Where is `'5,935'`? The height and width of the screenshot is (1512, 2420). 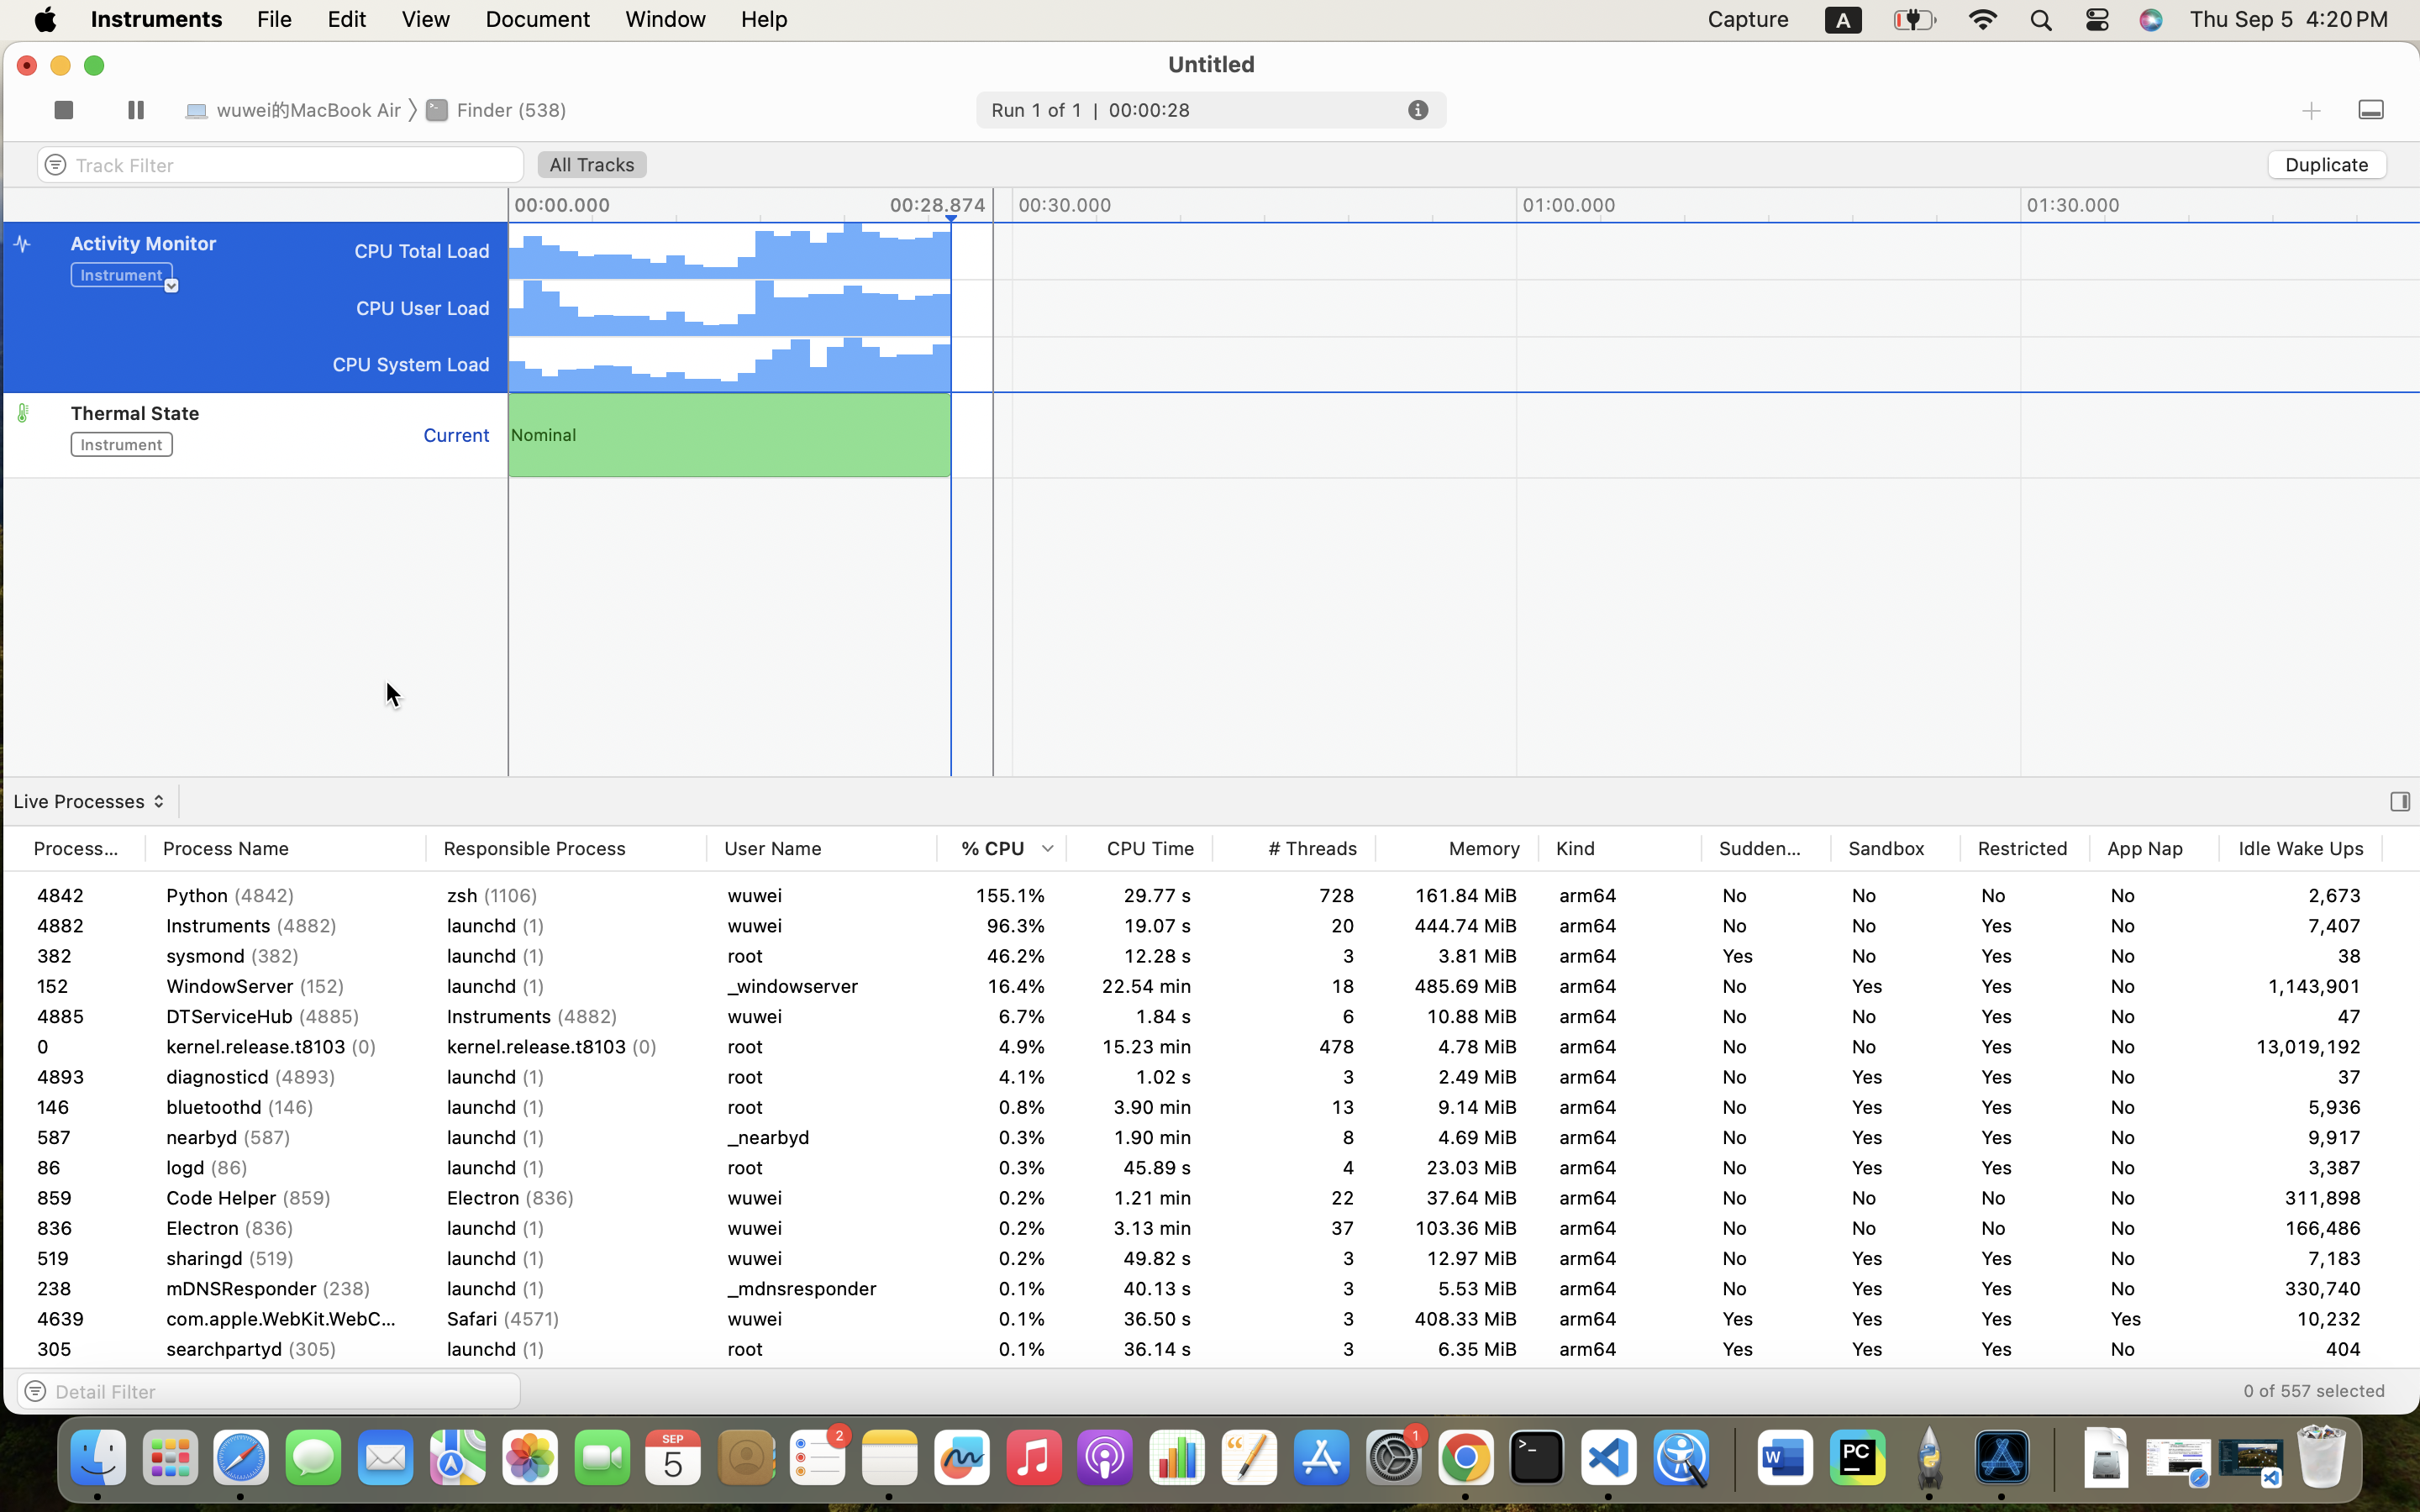
'5,935' is located at coordinates (2301, 1136).